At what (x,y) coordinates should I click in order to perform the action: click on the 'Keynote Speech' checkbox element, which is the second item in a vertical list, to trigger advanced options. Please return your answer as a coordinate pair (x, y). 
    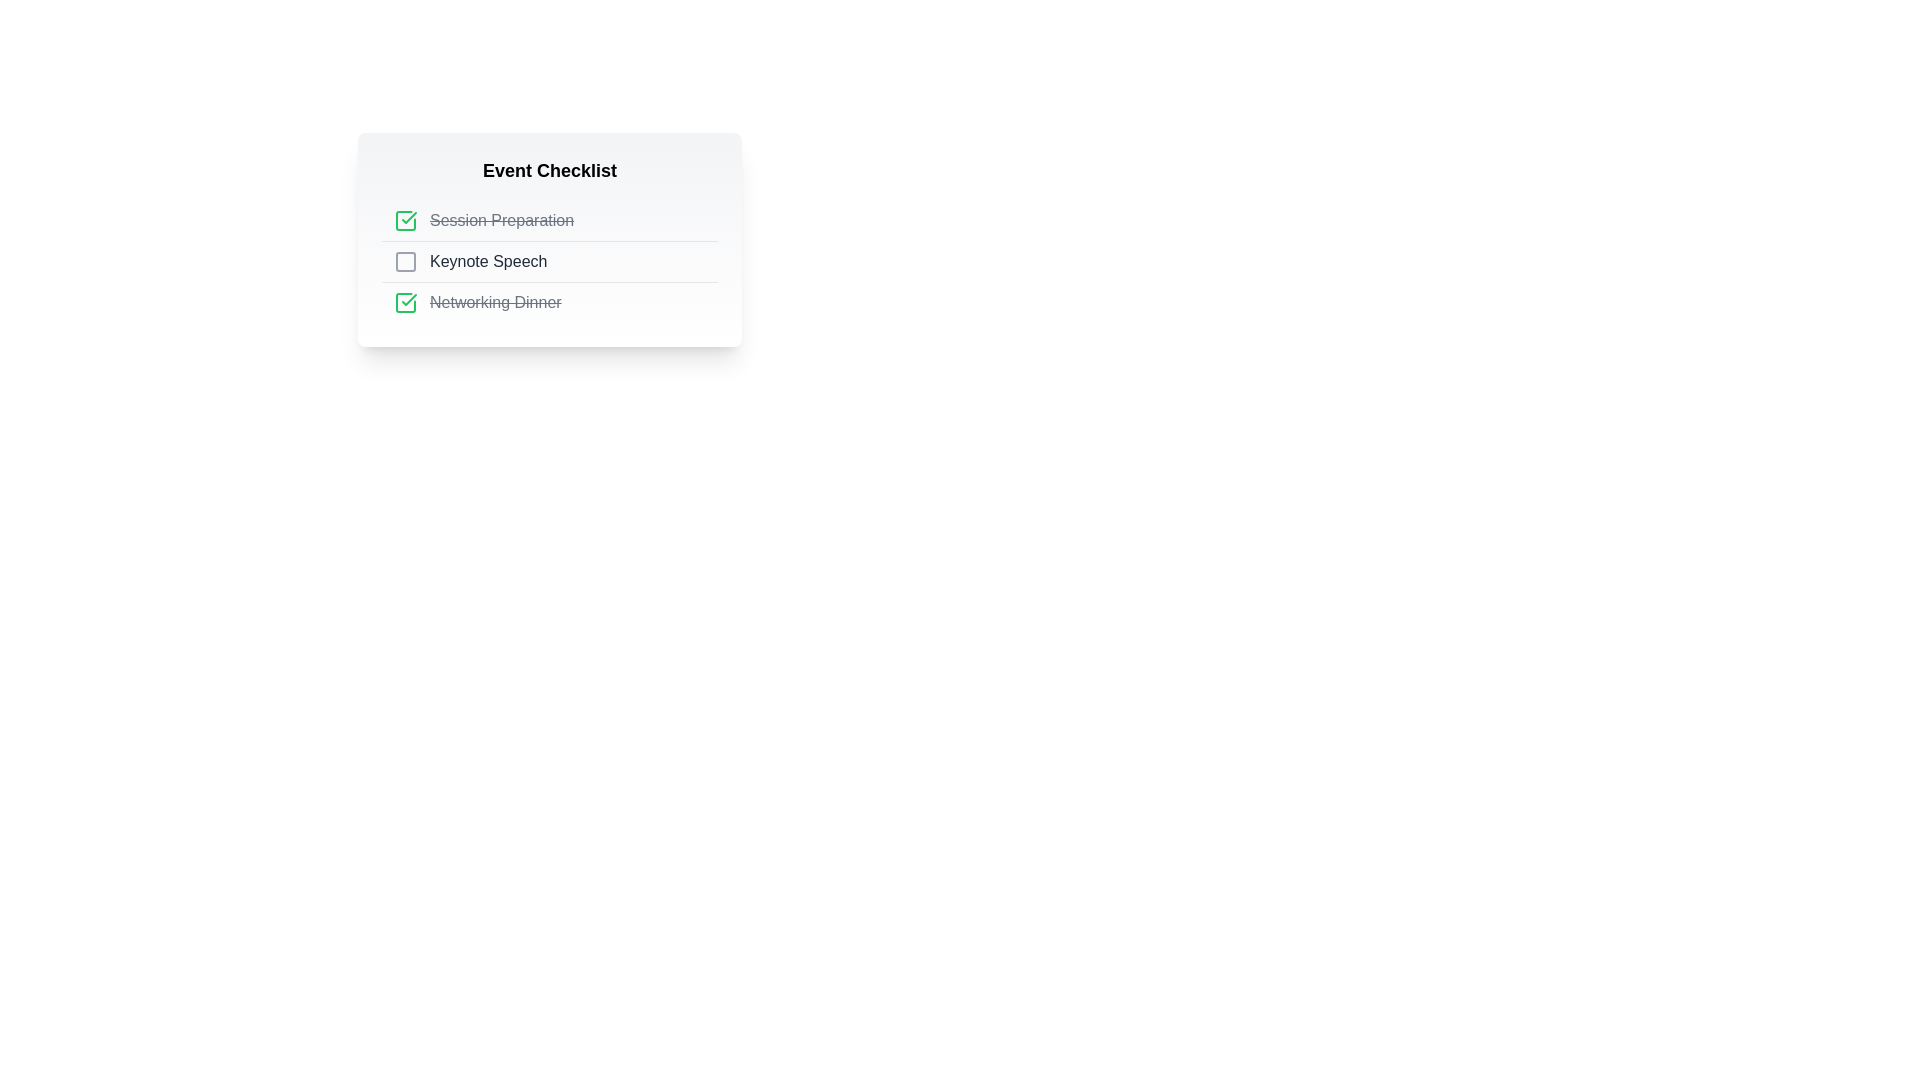
    Looking at the image, I should click on (550, 260).